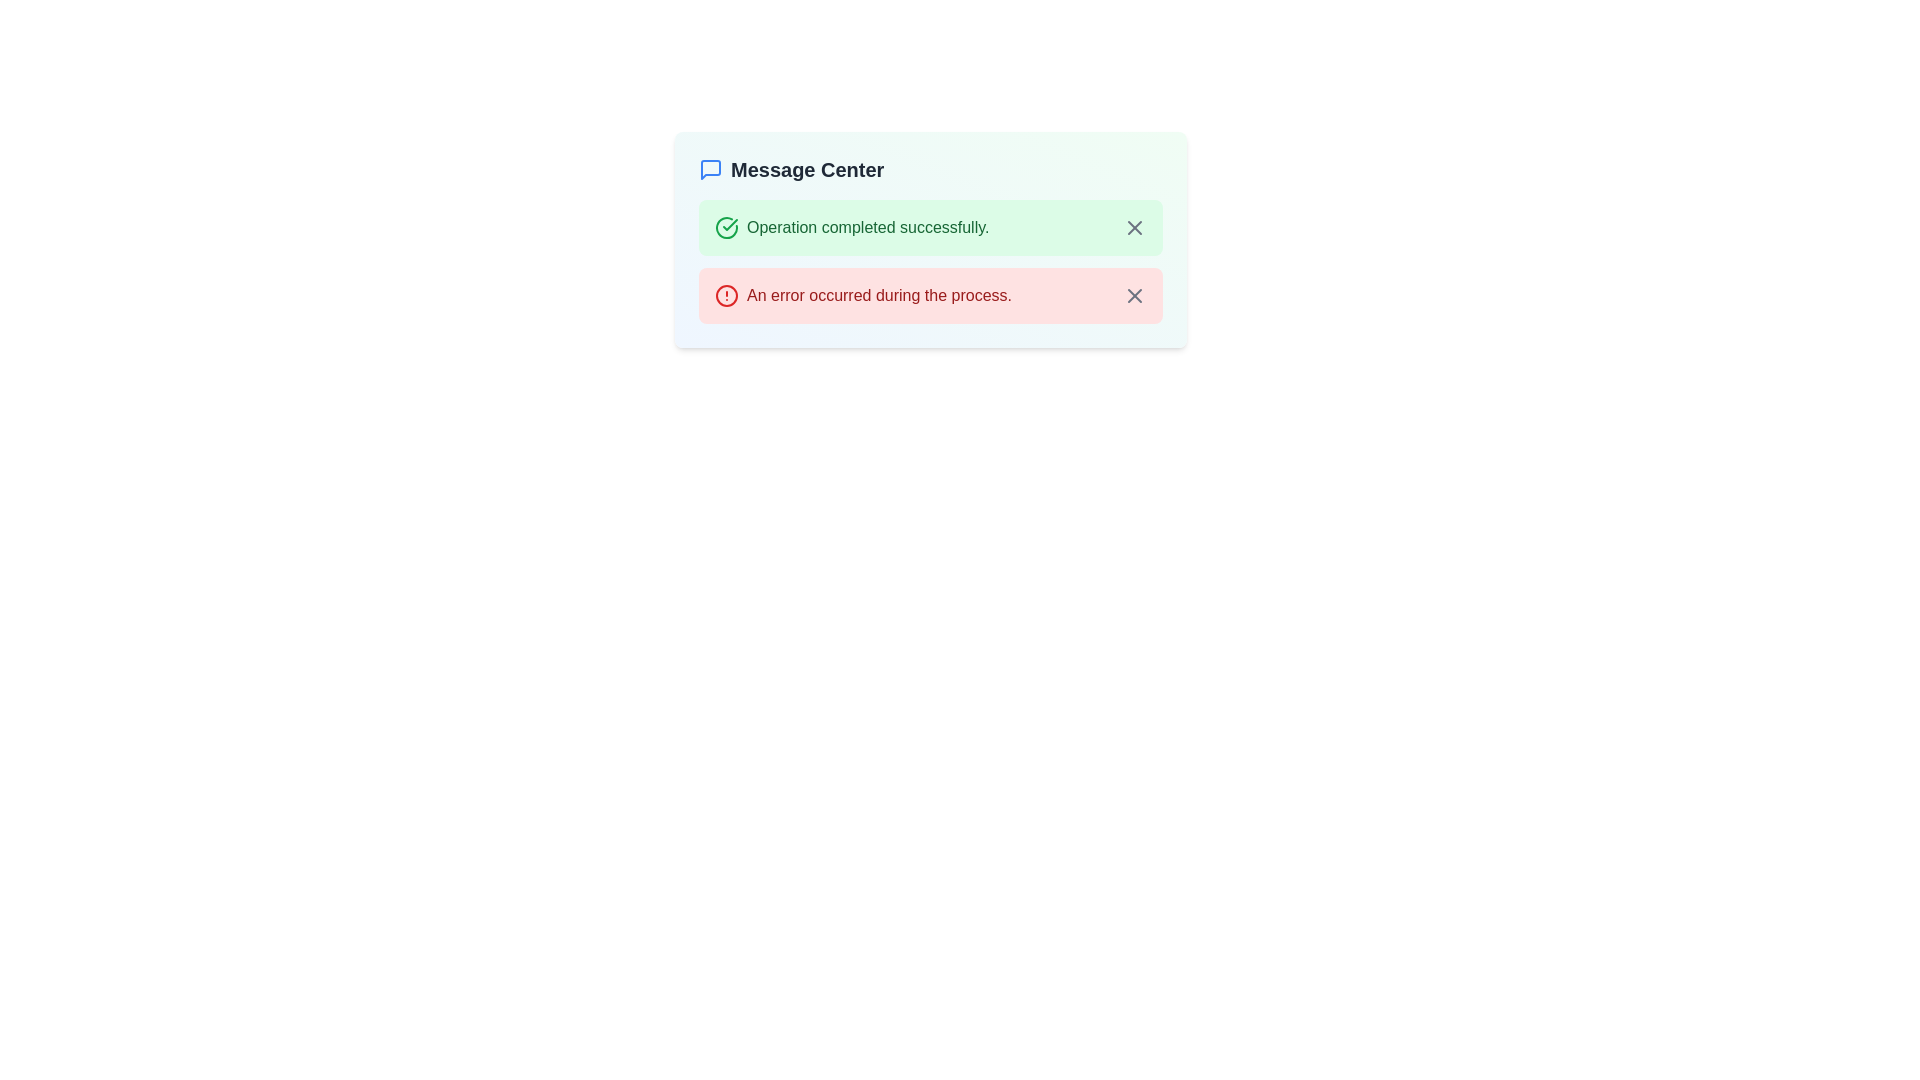  I want to click on notification text from the first notification banner in the Message Center, which indicates the successful completion of an operation, so click(930, 226).